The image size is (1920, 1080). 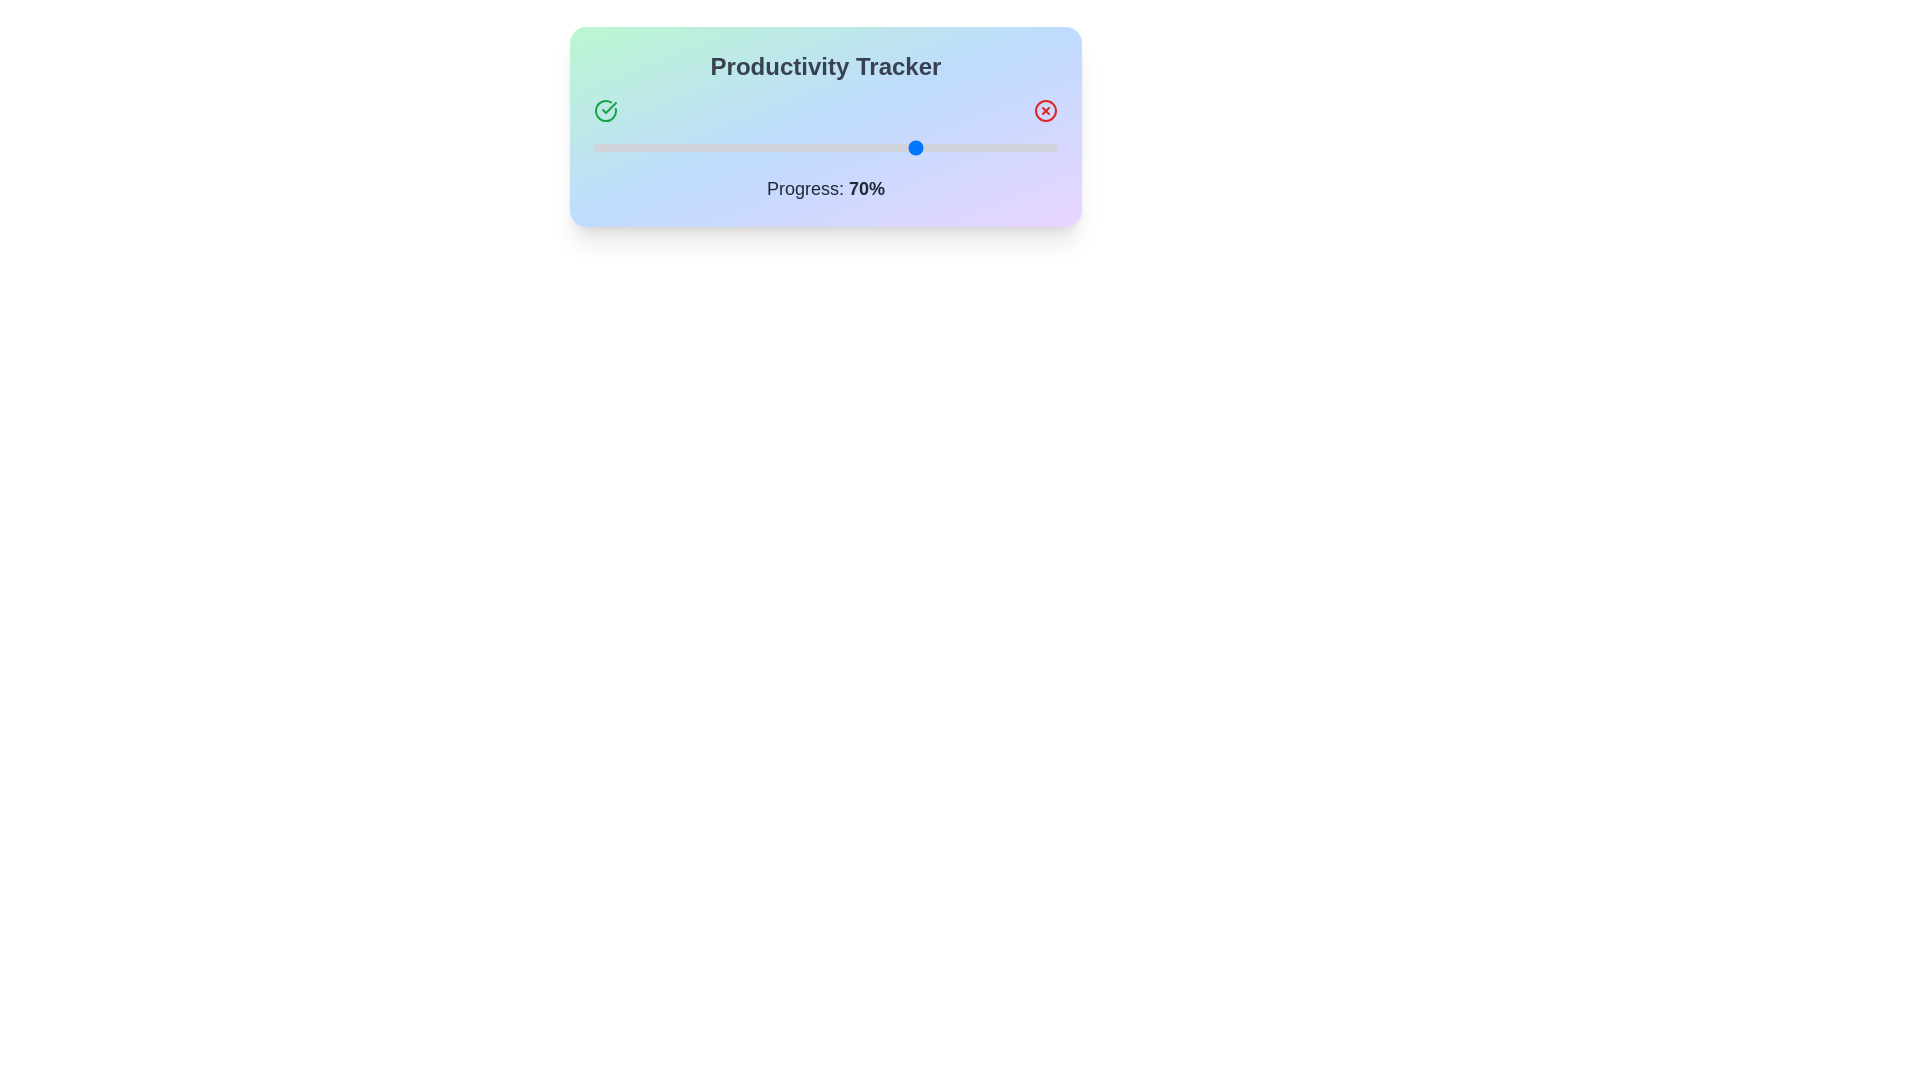 I want to click on the SVG circle that is part of the close icon for the 'Productivity Tracker' section, so click(x=1045, y=111).